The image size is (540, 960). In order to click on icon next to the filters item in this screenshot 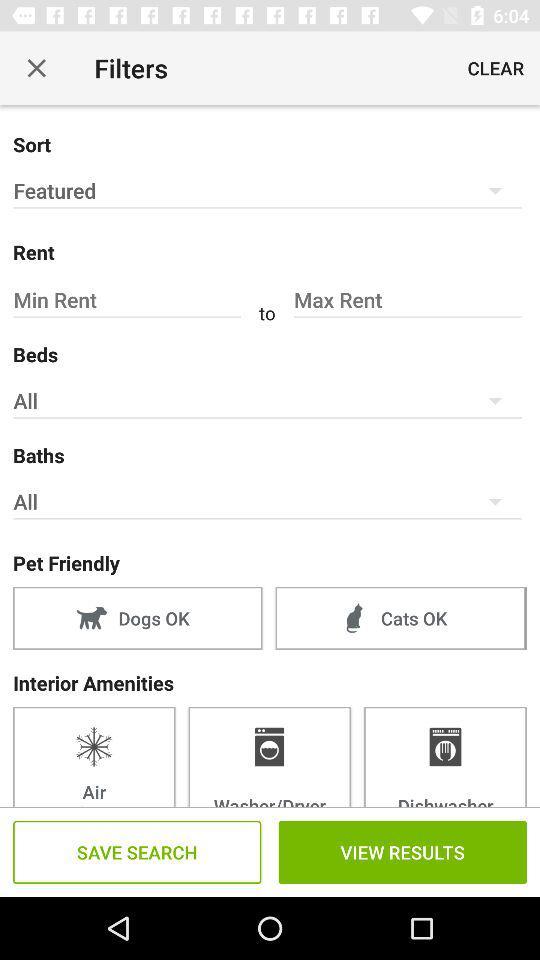, I will do `click(36, 68)`.